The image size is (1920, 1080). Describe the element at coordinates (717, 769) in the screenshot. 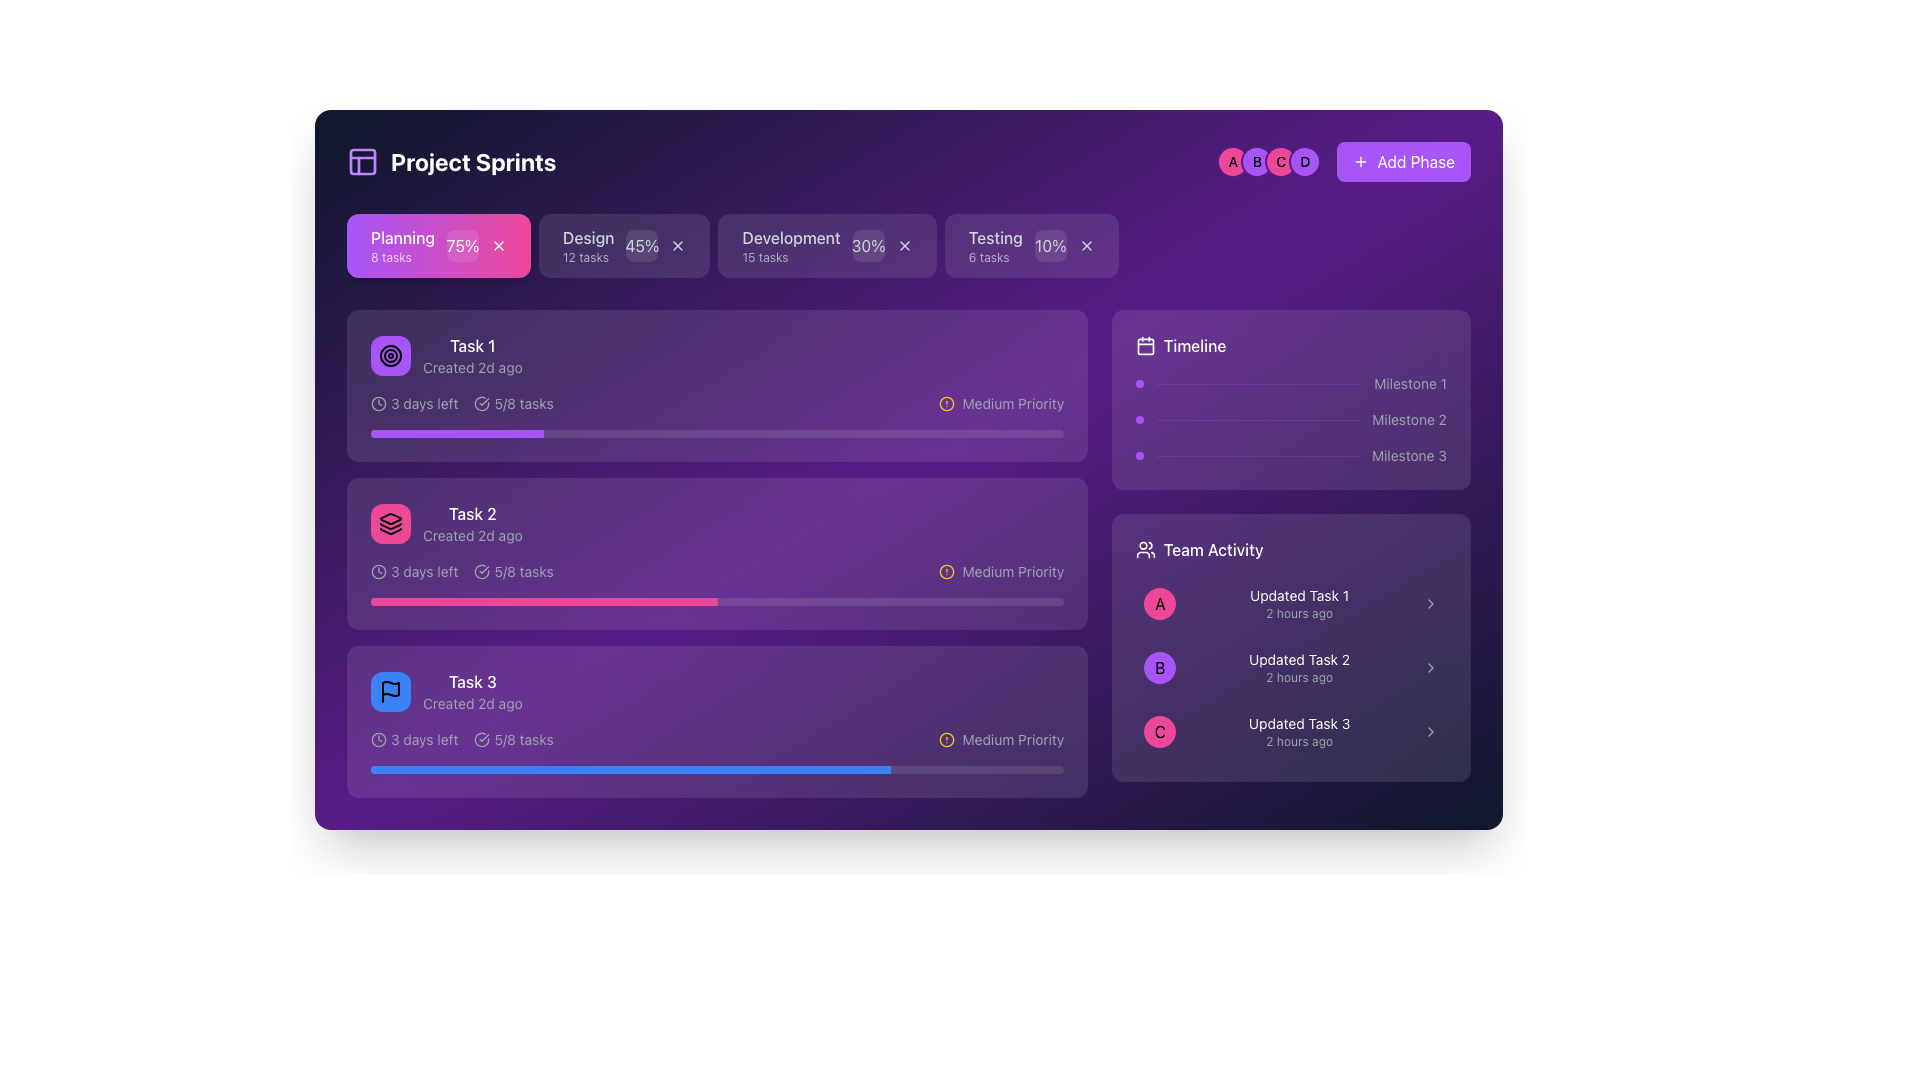

I see `the horizontal progress bar located at the bottom of the 'Task 3' card, which is visually characterized by a rounded rectangle shape filled partially with blue to indicate progress` at that location.